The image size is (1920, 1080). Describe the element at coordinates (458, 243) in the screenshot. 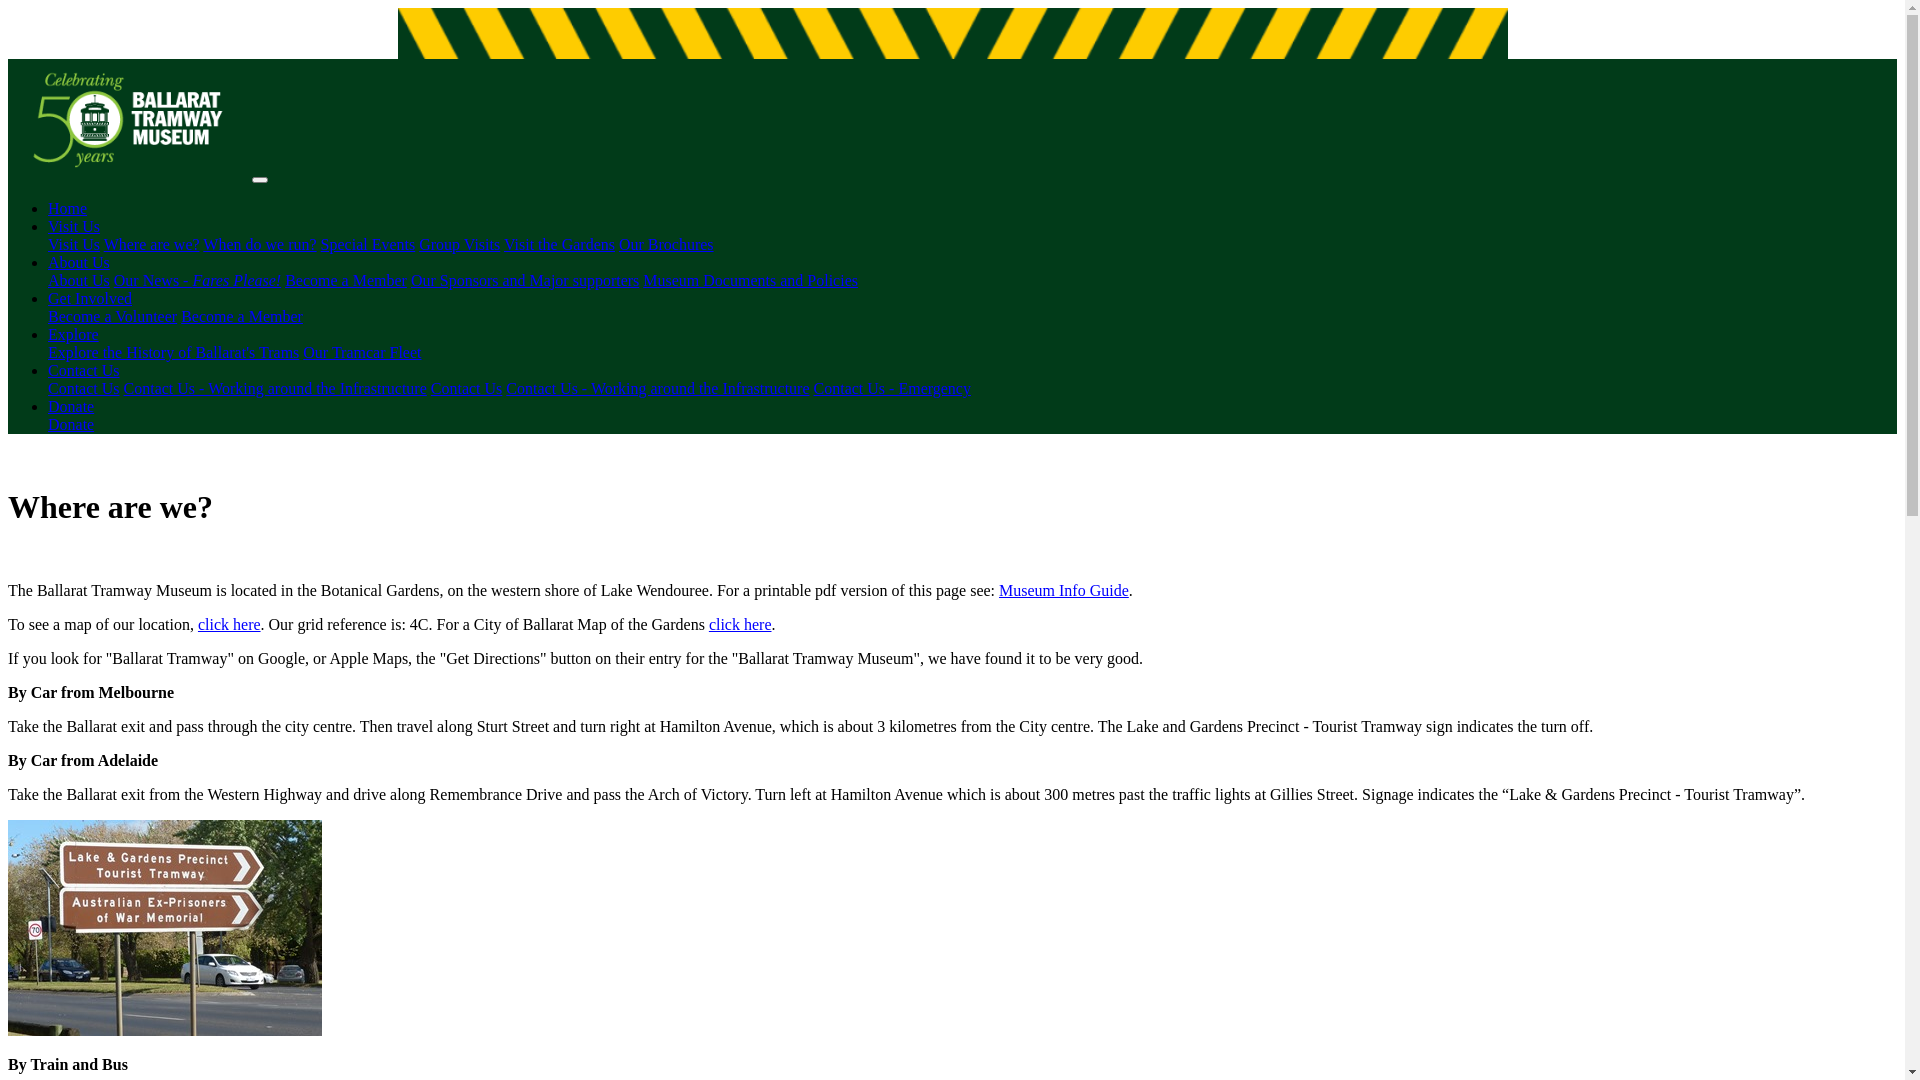

I see `'Group Visits'` at that location.